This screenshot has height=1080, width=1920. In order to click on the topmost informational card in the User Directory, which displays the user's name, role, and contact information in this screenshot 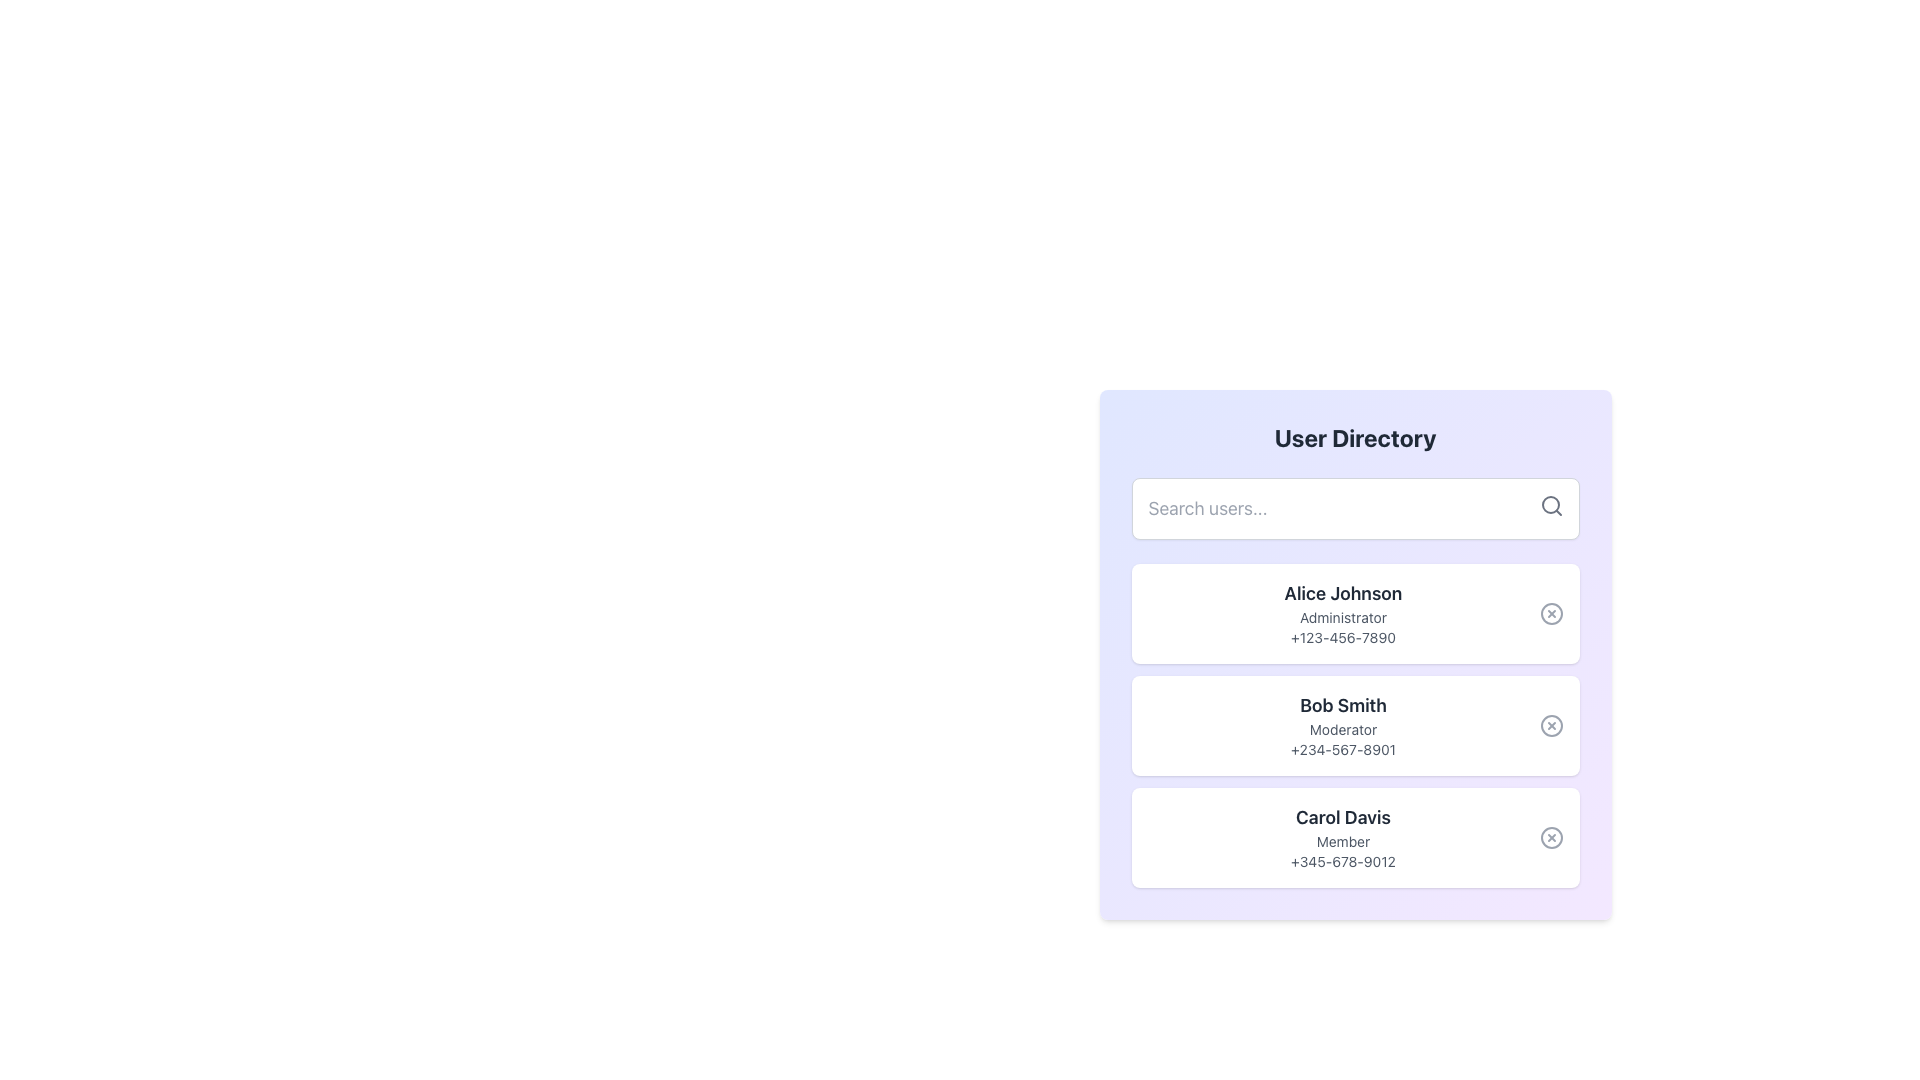, I will do `click(1355, 655)`.